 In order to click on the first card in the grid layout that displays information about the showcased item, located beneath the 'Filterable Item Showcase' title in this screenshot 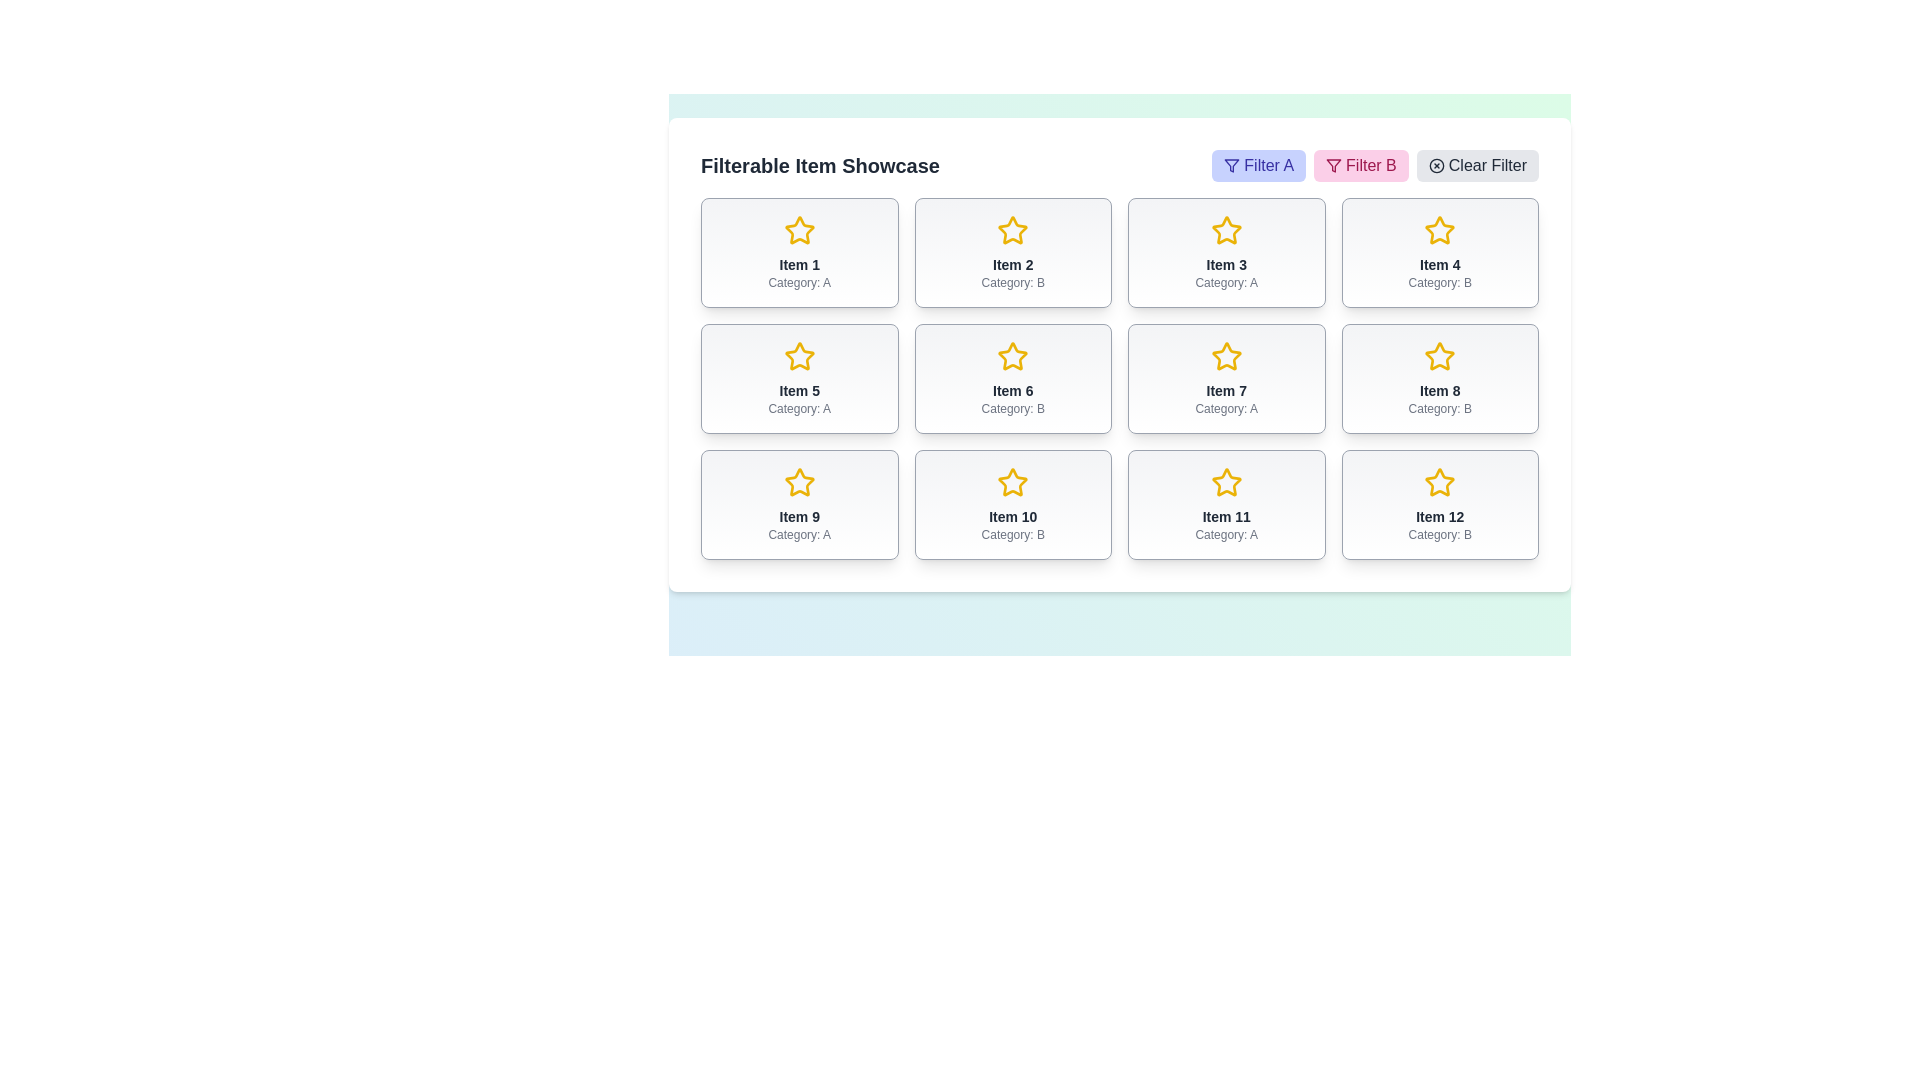, I will do `click(798, 252)`.